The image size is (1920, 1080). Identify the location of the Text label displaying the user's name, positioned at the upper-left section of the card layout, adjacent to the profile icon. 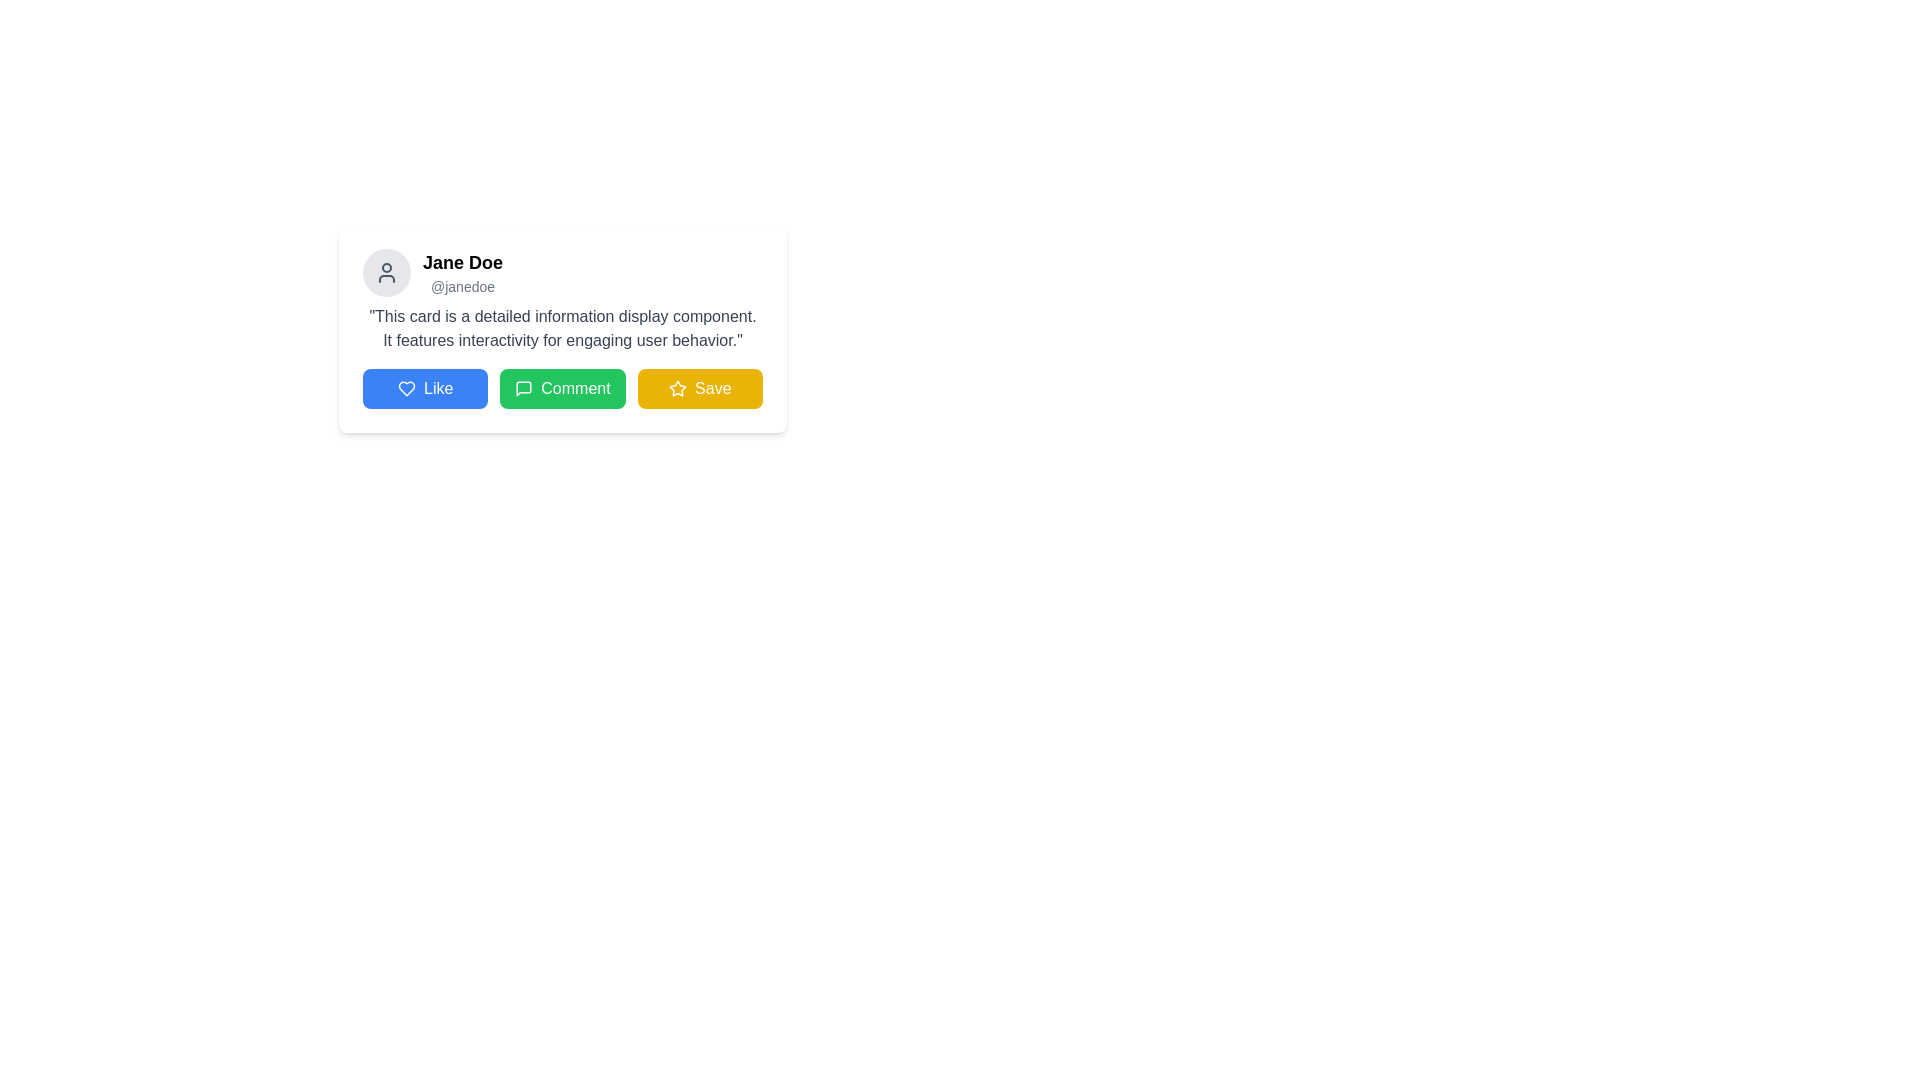
(462, 261).